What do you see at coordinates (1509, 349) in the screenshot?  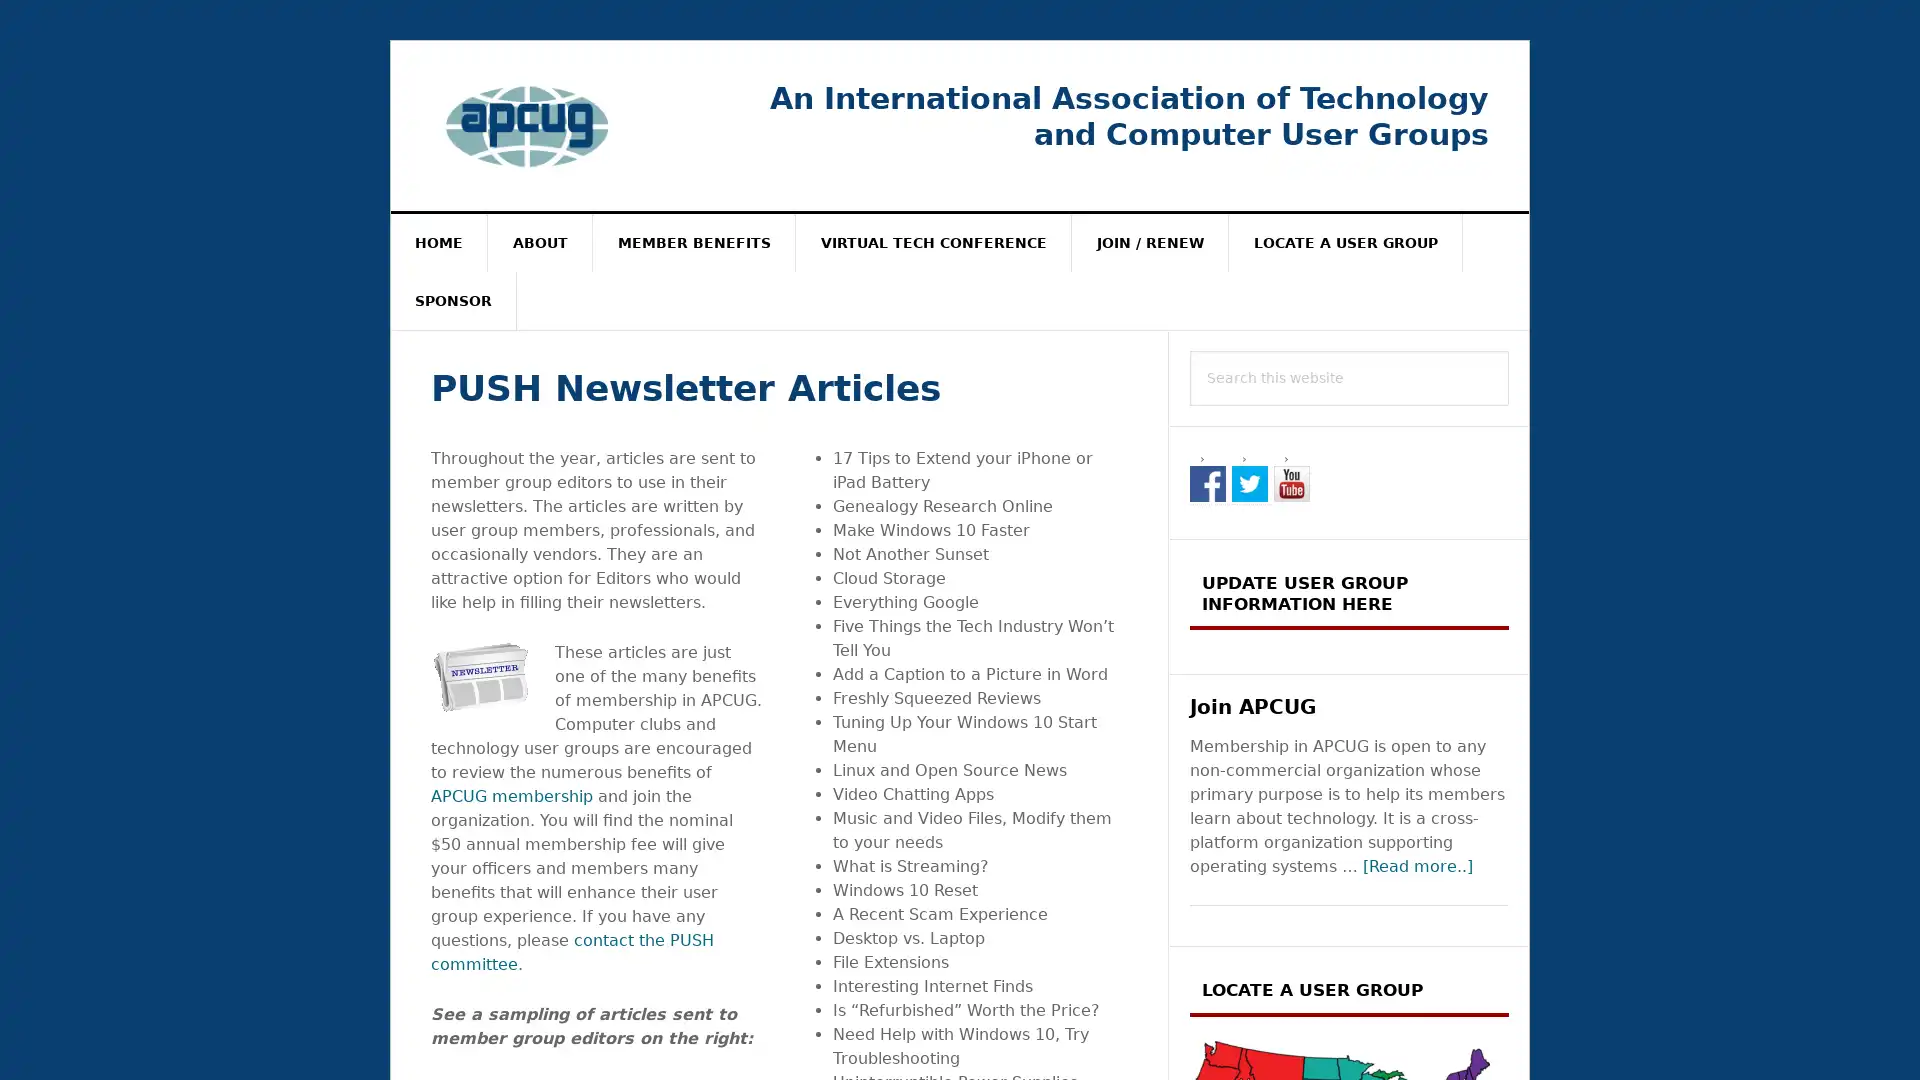 I see `Search` at bounding box center [1509, 349].